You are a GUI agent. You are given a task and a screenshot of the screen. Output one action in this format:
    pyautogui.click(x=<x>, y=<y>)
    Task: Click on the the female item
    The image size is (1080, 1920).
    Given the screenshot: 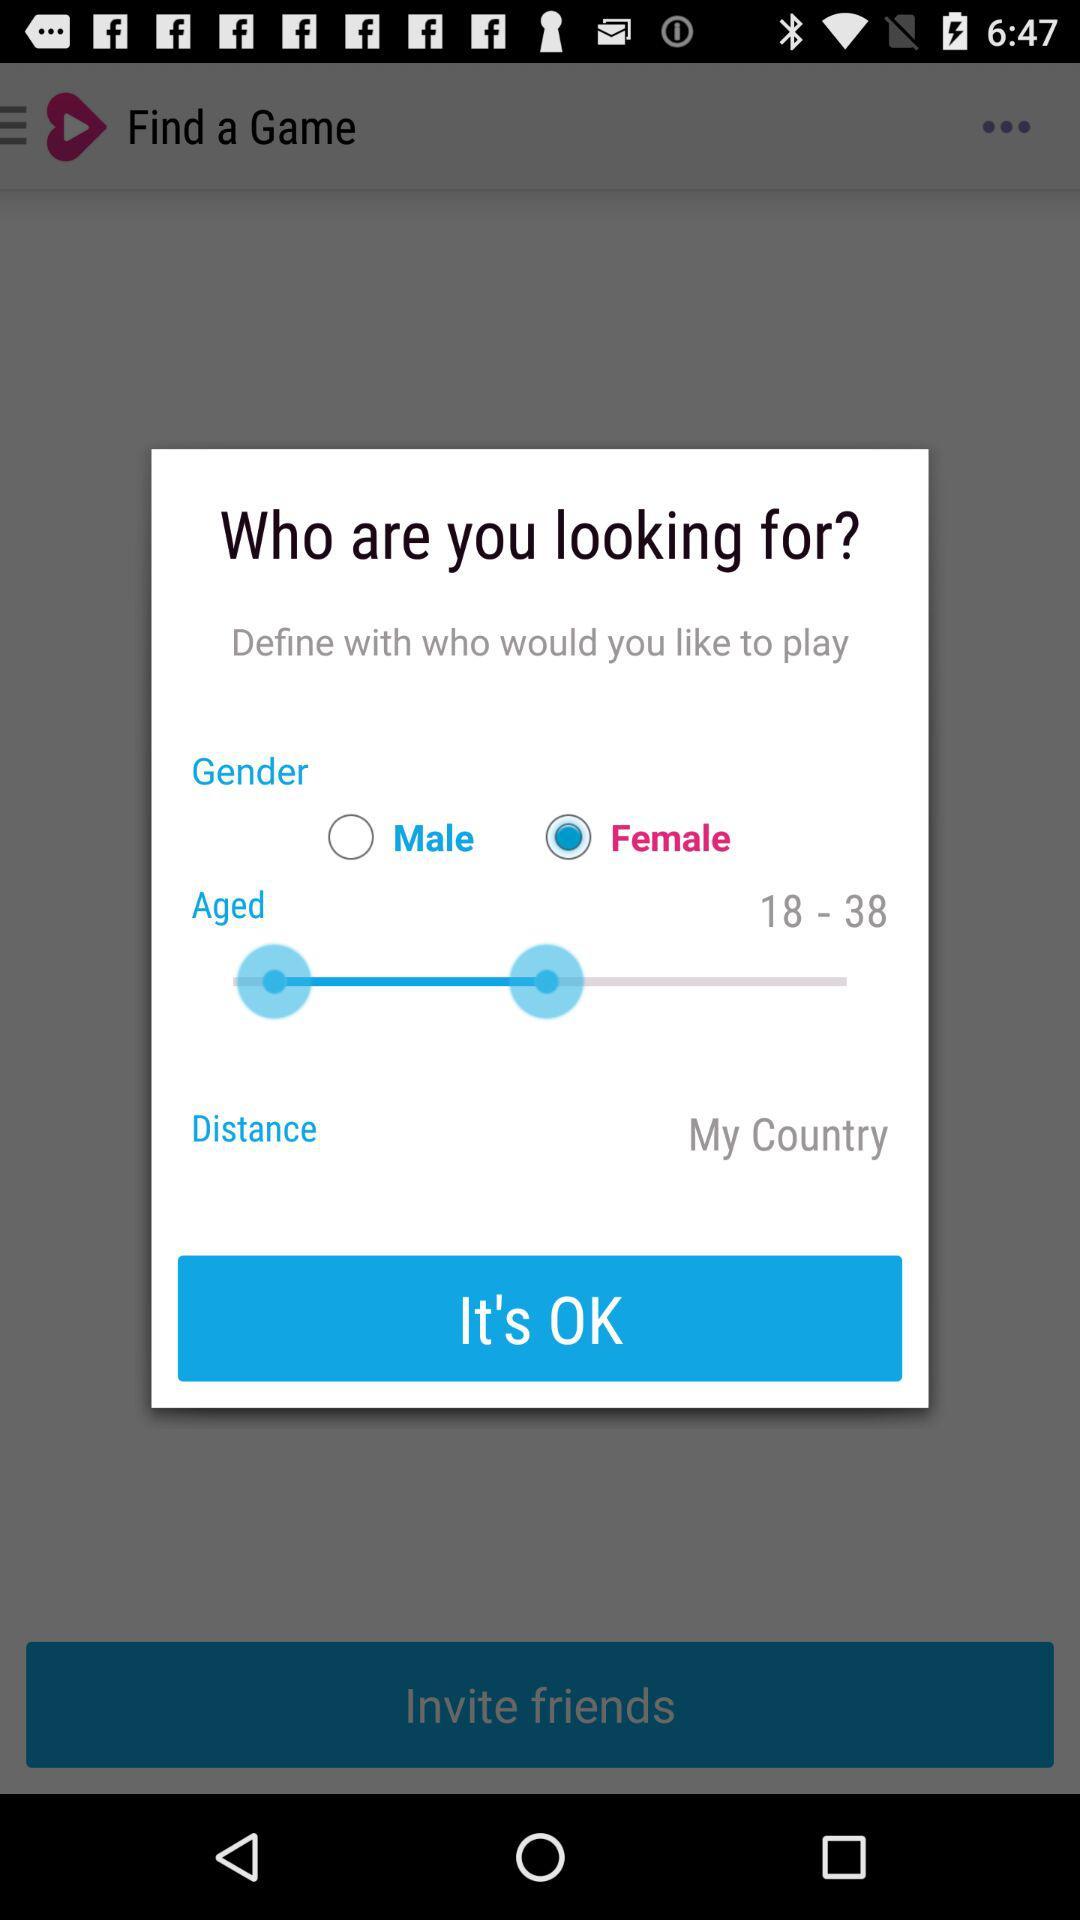 What is the action you would take?
    pyautogui.click(x=627, y=836)
    